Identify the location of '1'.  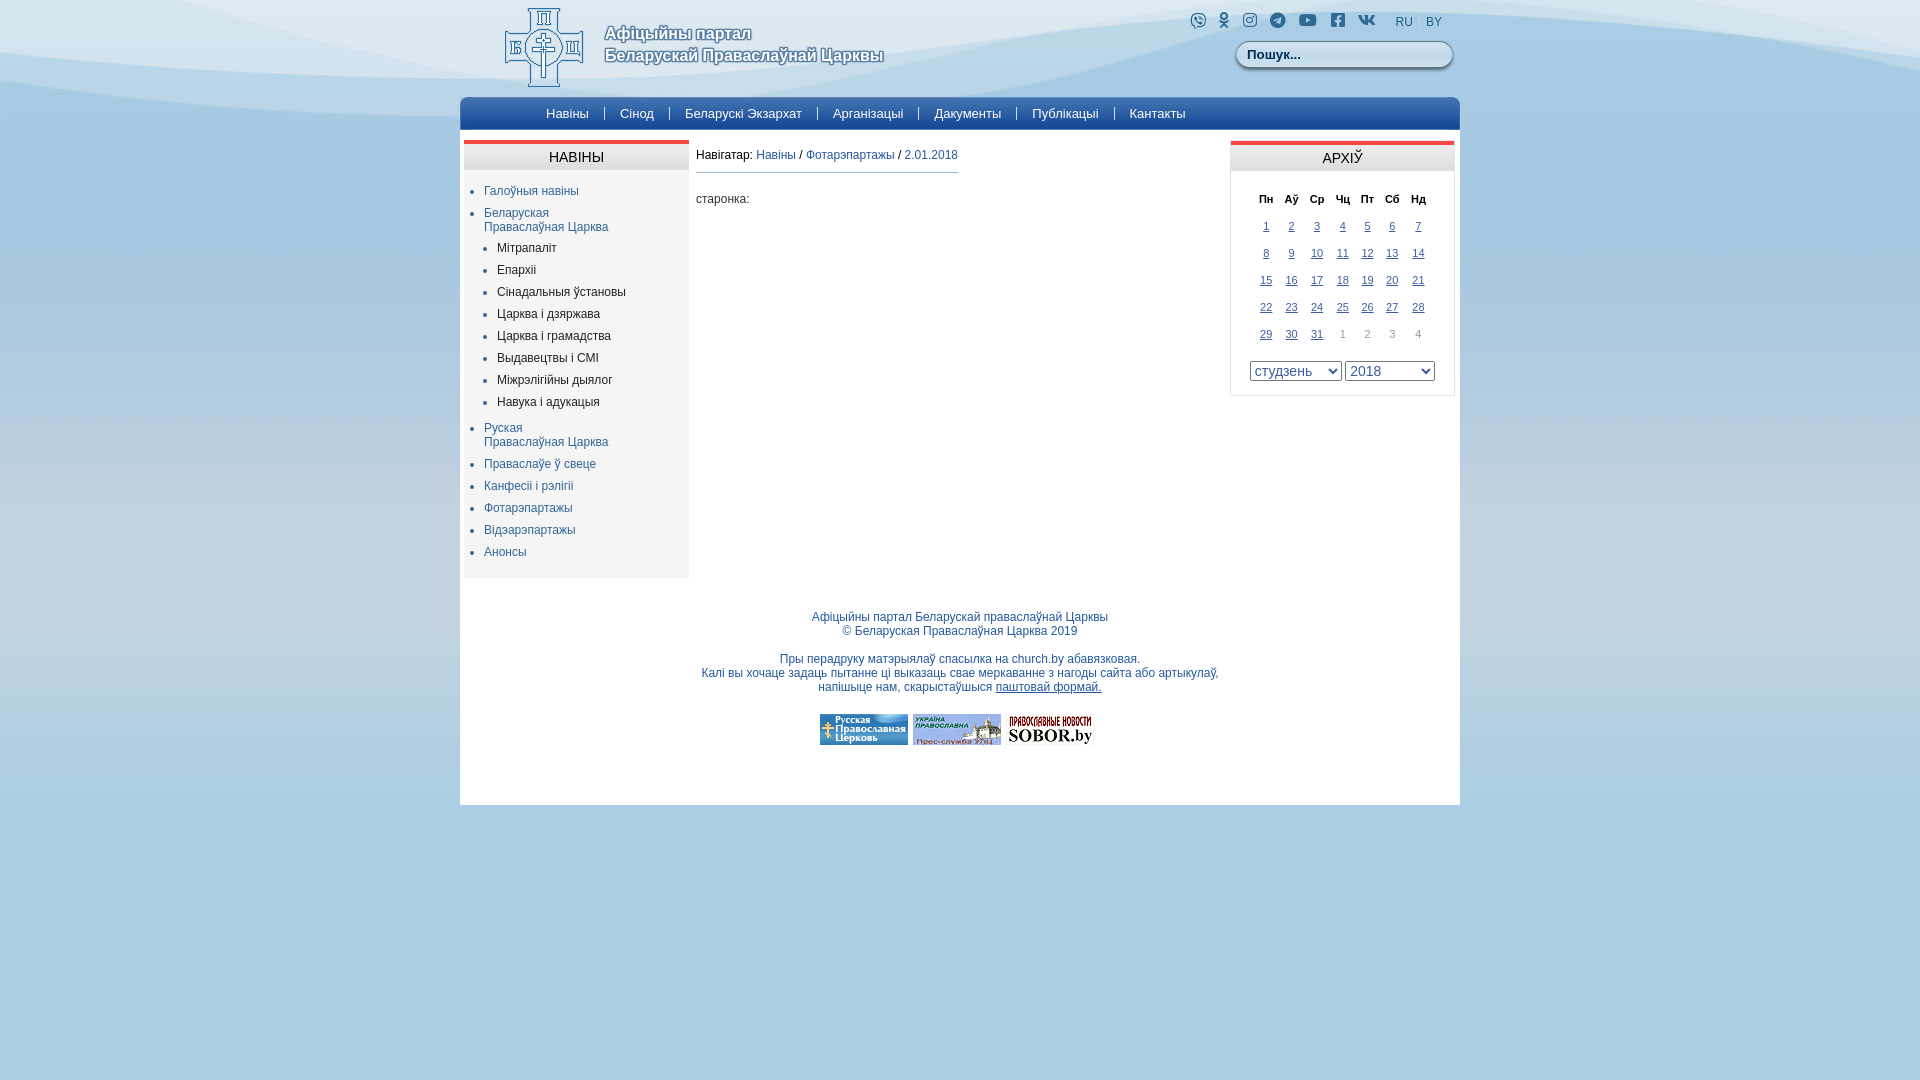
(1265, 225).